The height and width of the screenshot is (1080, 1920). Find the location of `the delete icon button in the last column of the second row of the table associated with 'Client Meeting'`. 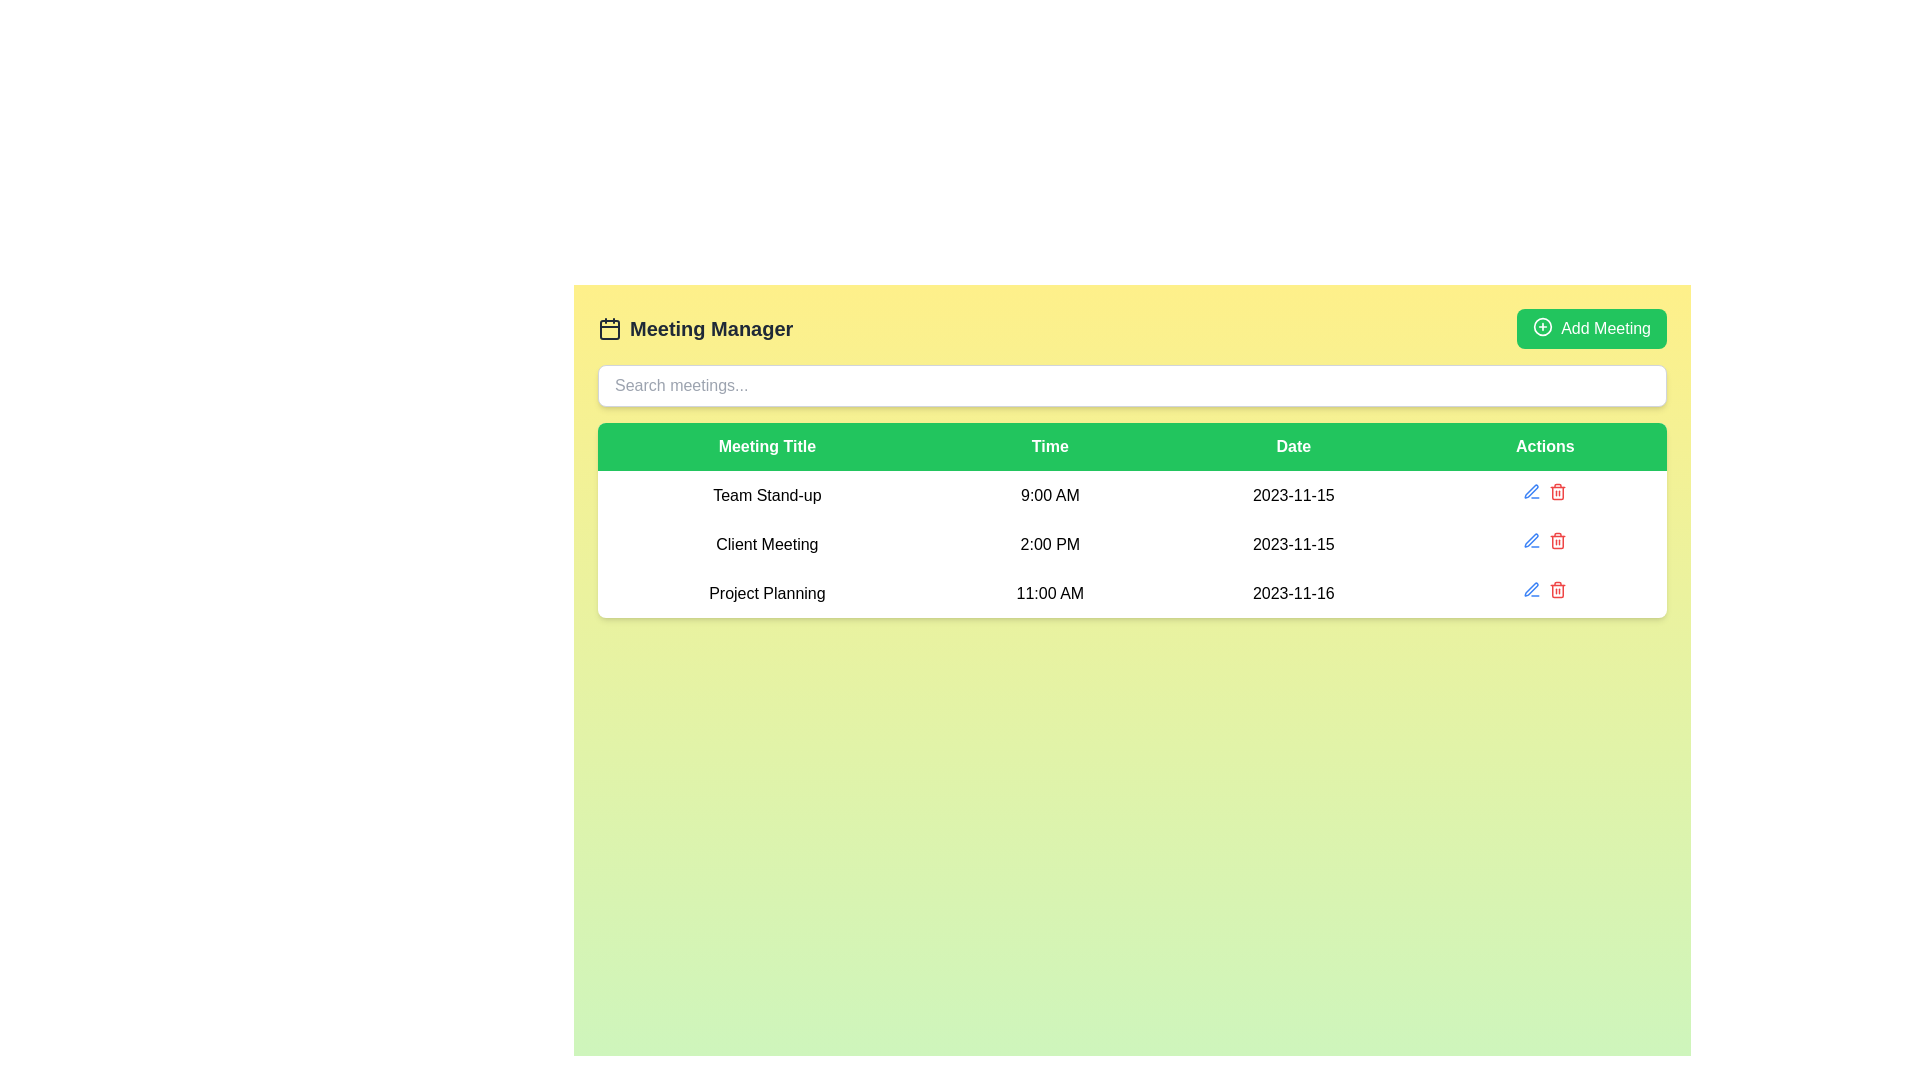

the delete icon button in the last column of the second row of the table associated with 'Client Meeting' is located at coordinates (1557, 492).